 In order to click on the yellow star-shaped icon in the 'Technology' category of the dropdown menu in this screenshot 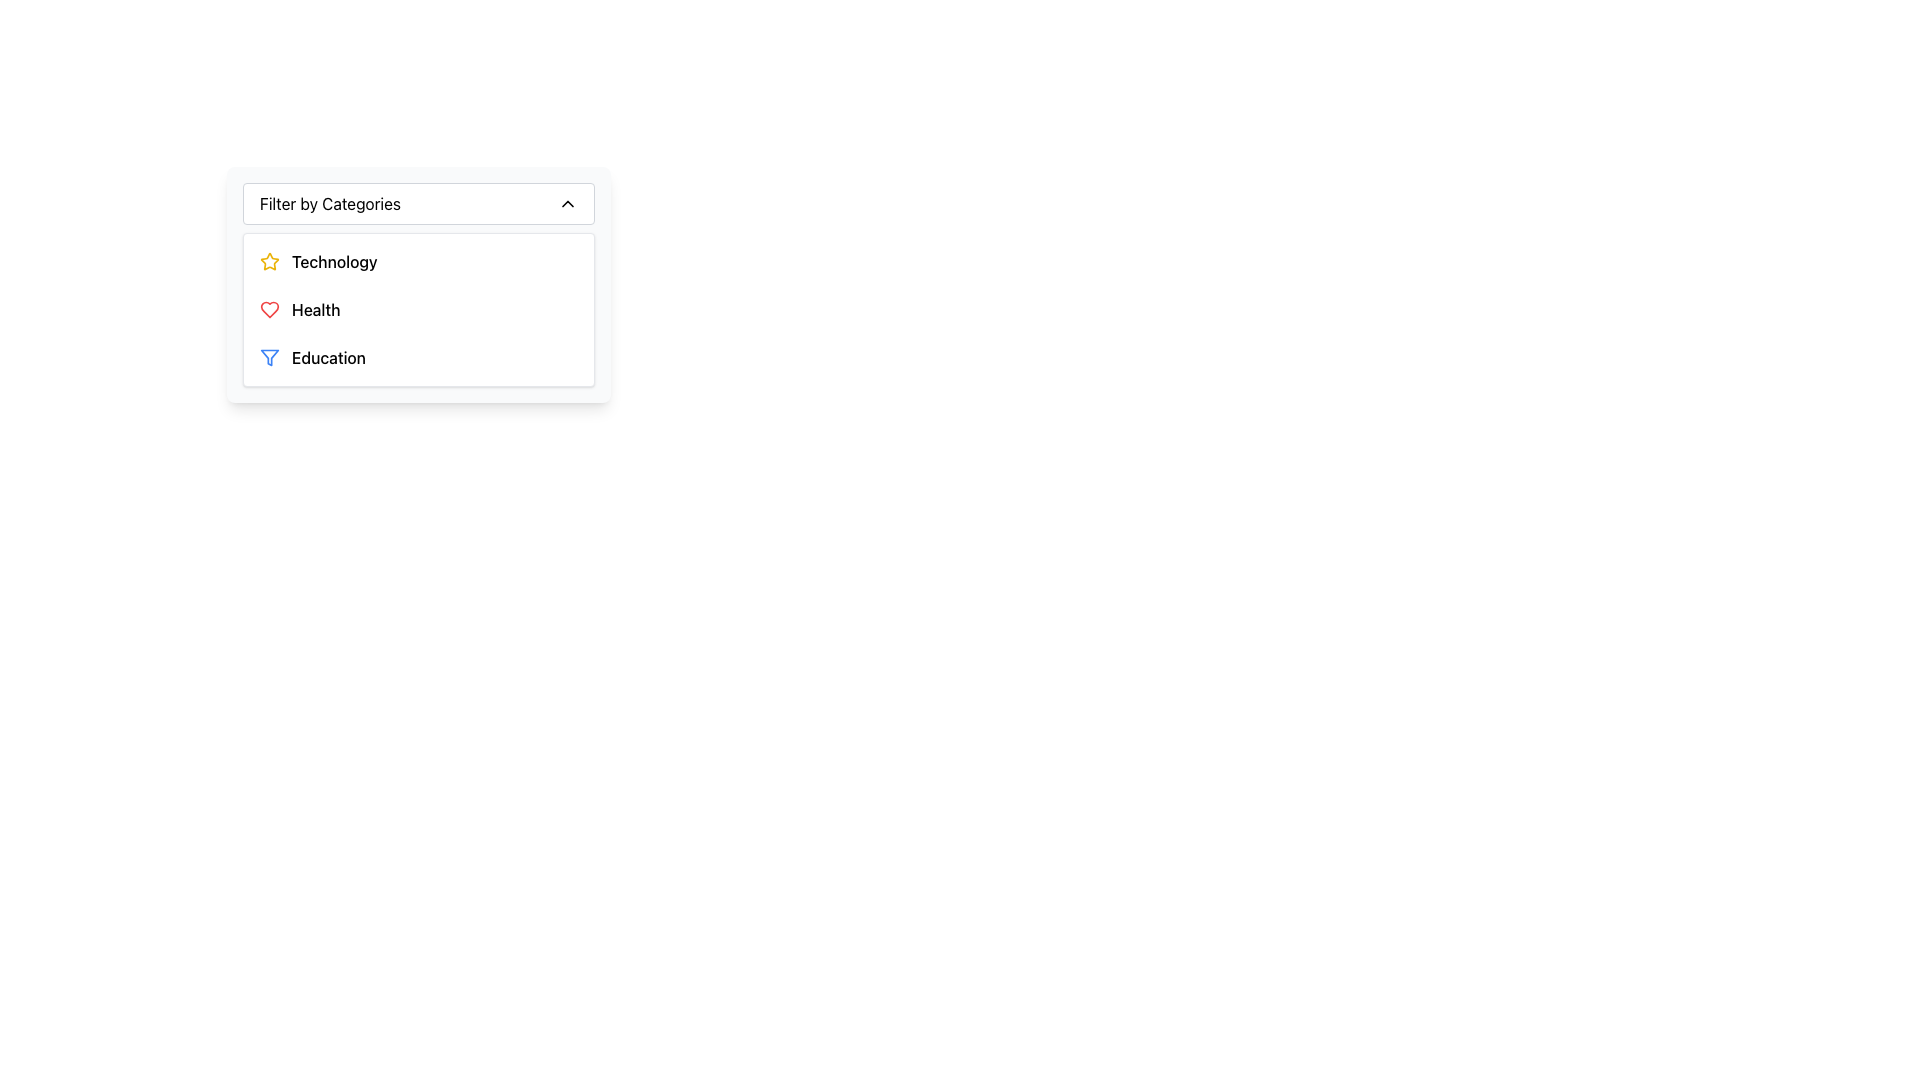, I will do `click(268, 261)`.